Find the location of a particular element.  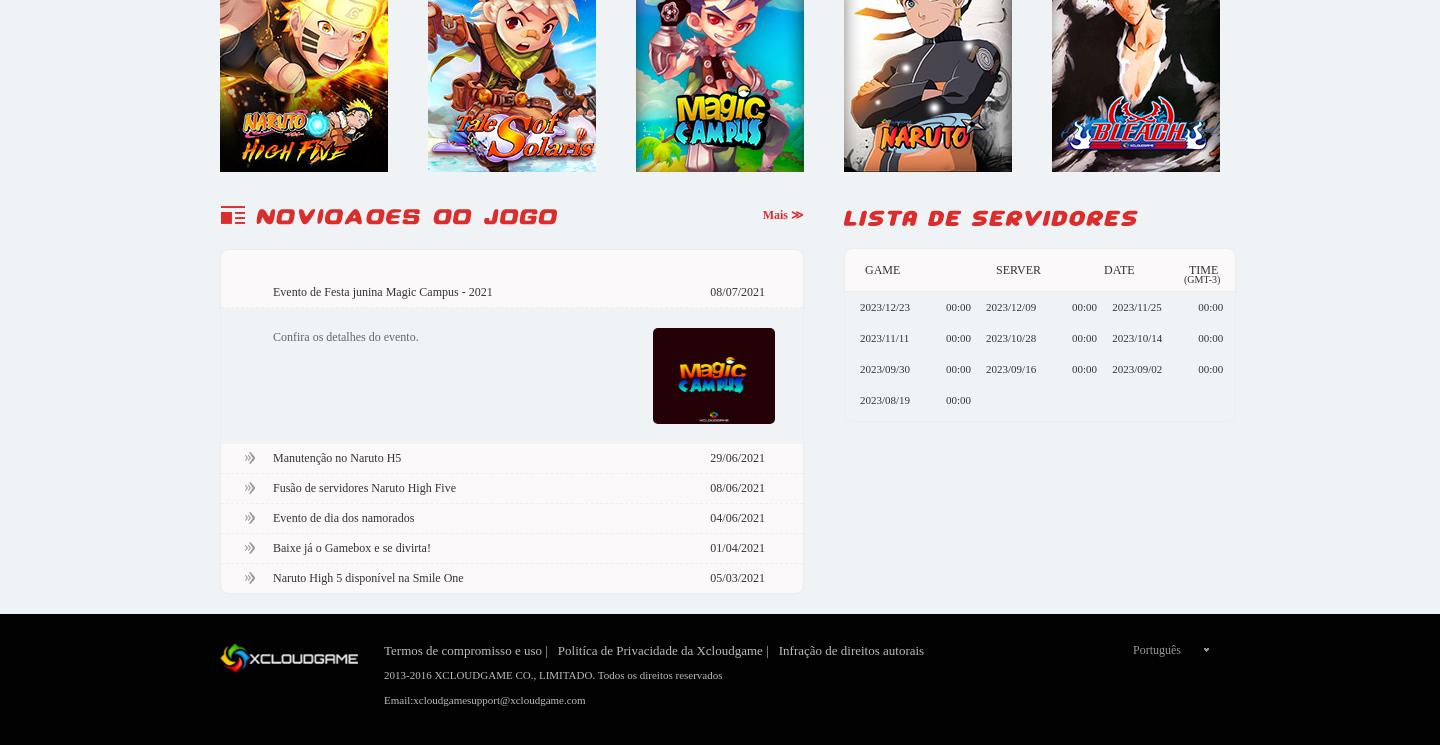

'(GMT-3)' is located at coordinates (1200, 279).